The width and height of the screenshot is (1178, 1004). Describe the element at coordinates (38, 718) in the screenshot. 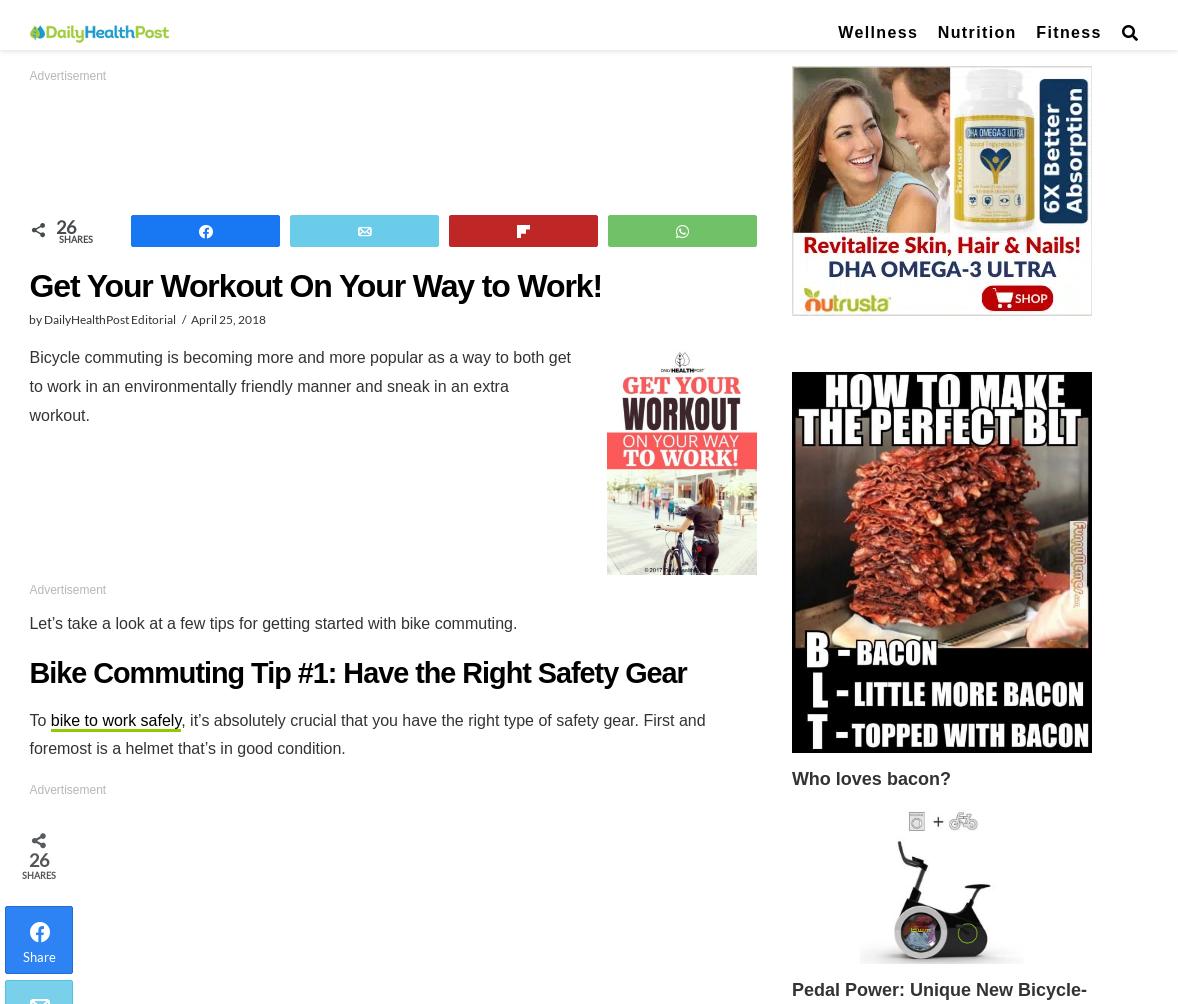

I see `'To'` at that location.